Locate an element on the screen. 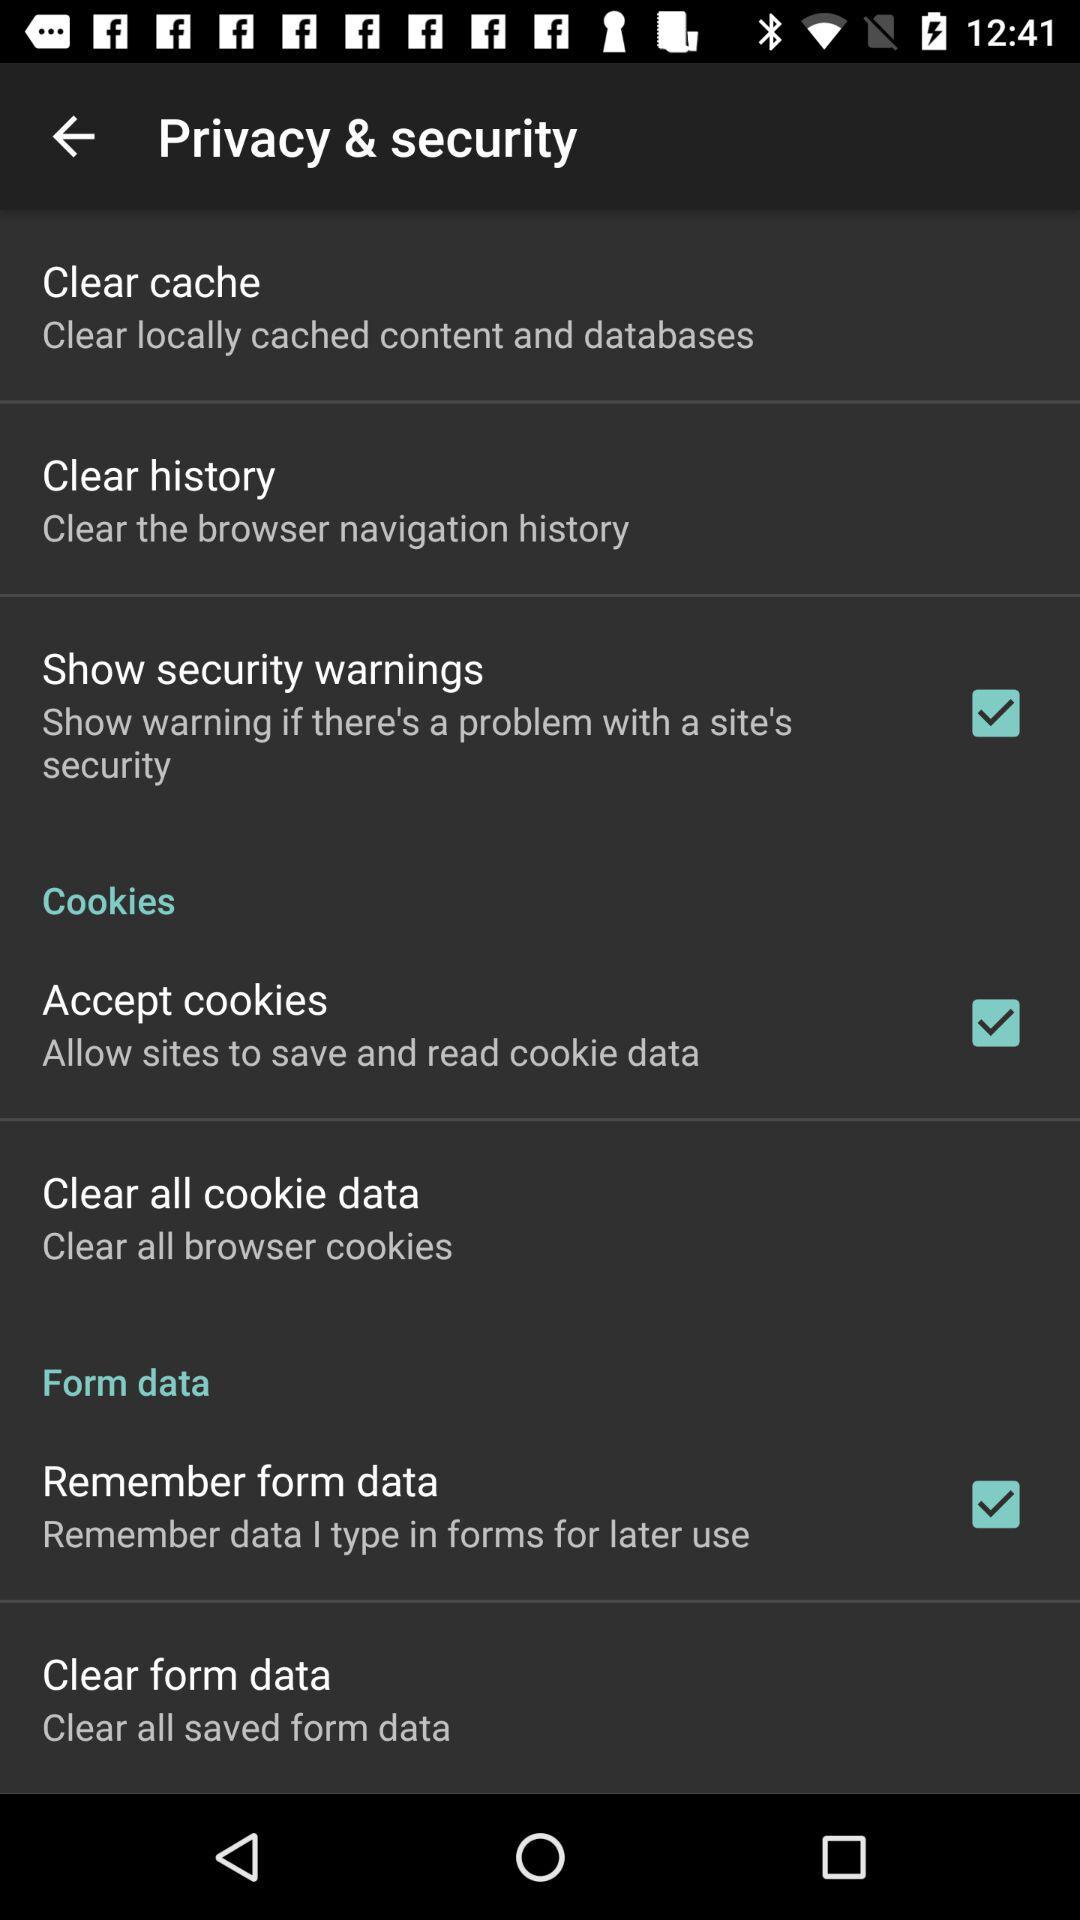  the allow sites to icon is located at coordinates (371, 1050).